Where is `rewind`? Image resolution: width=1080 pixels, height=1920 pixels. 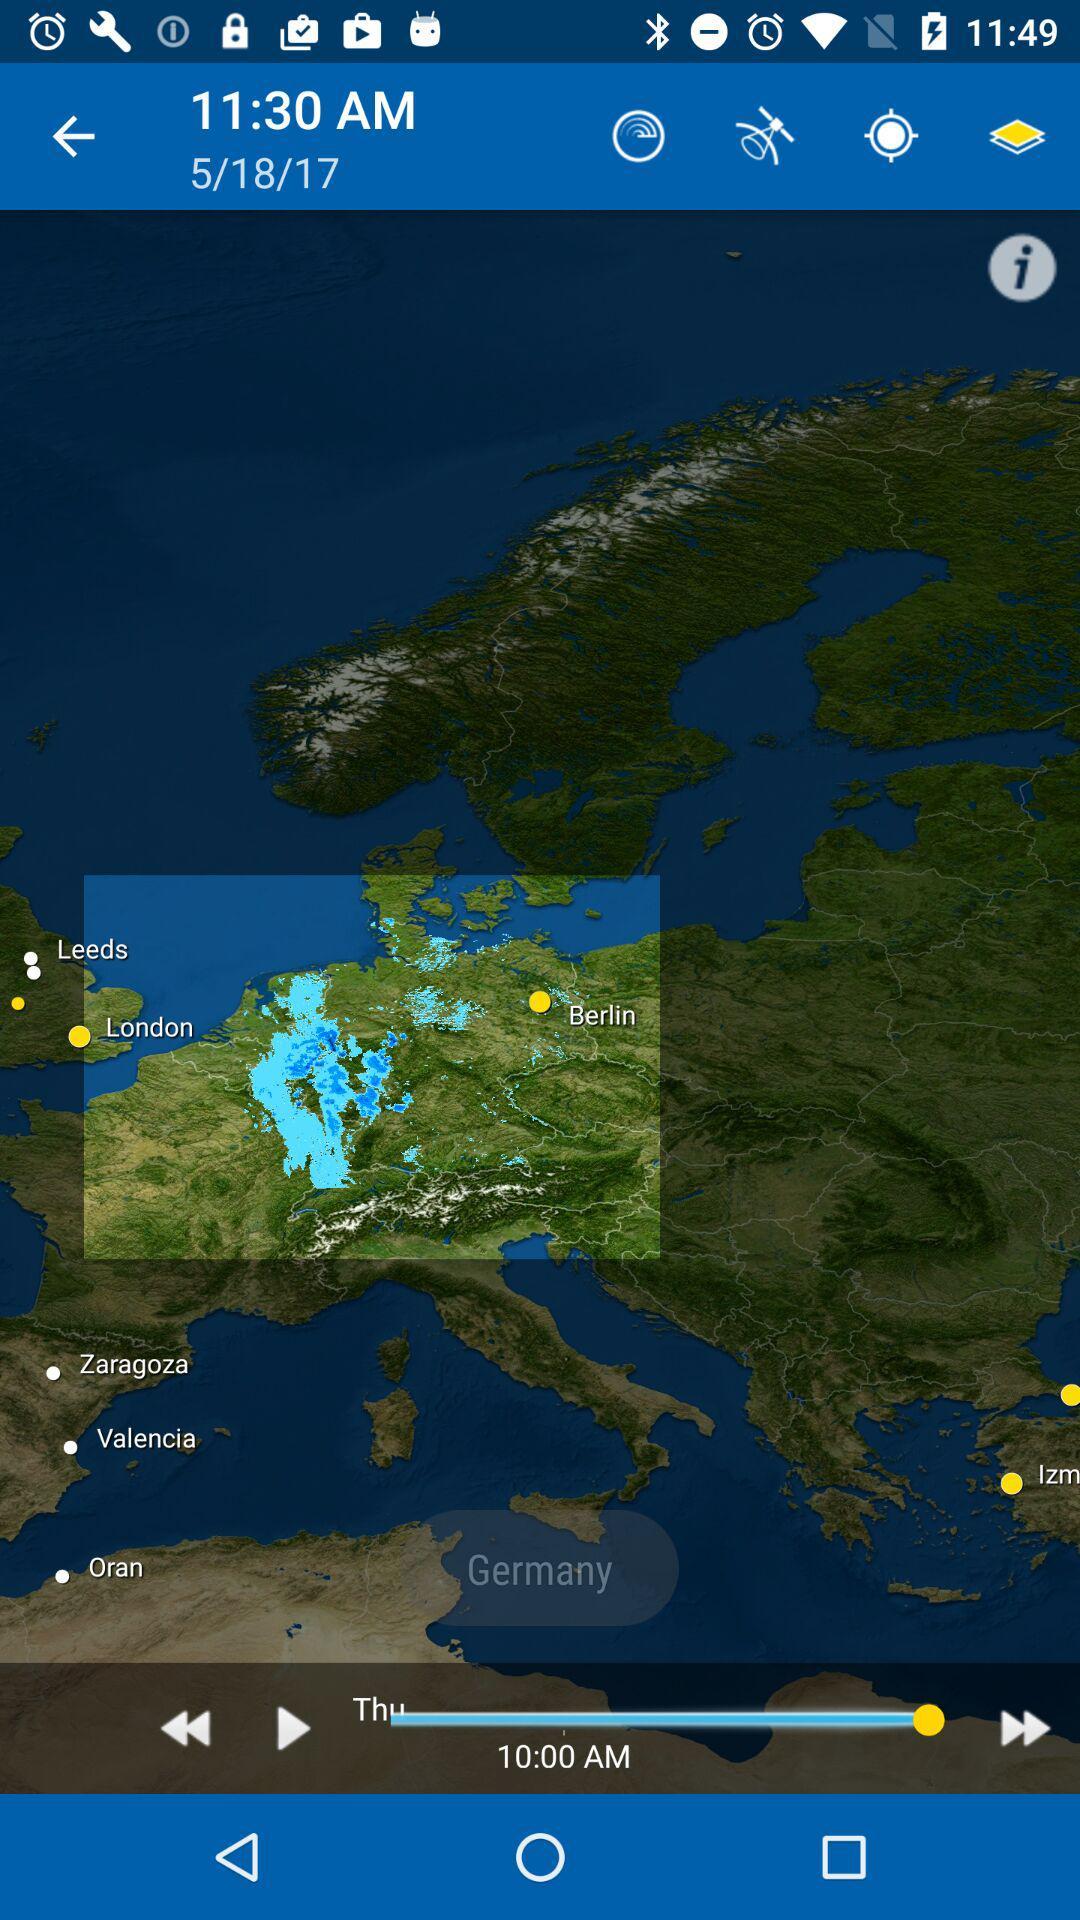
rewind is located at coordinates (185, 1727).